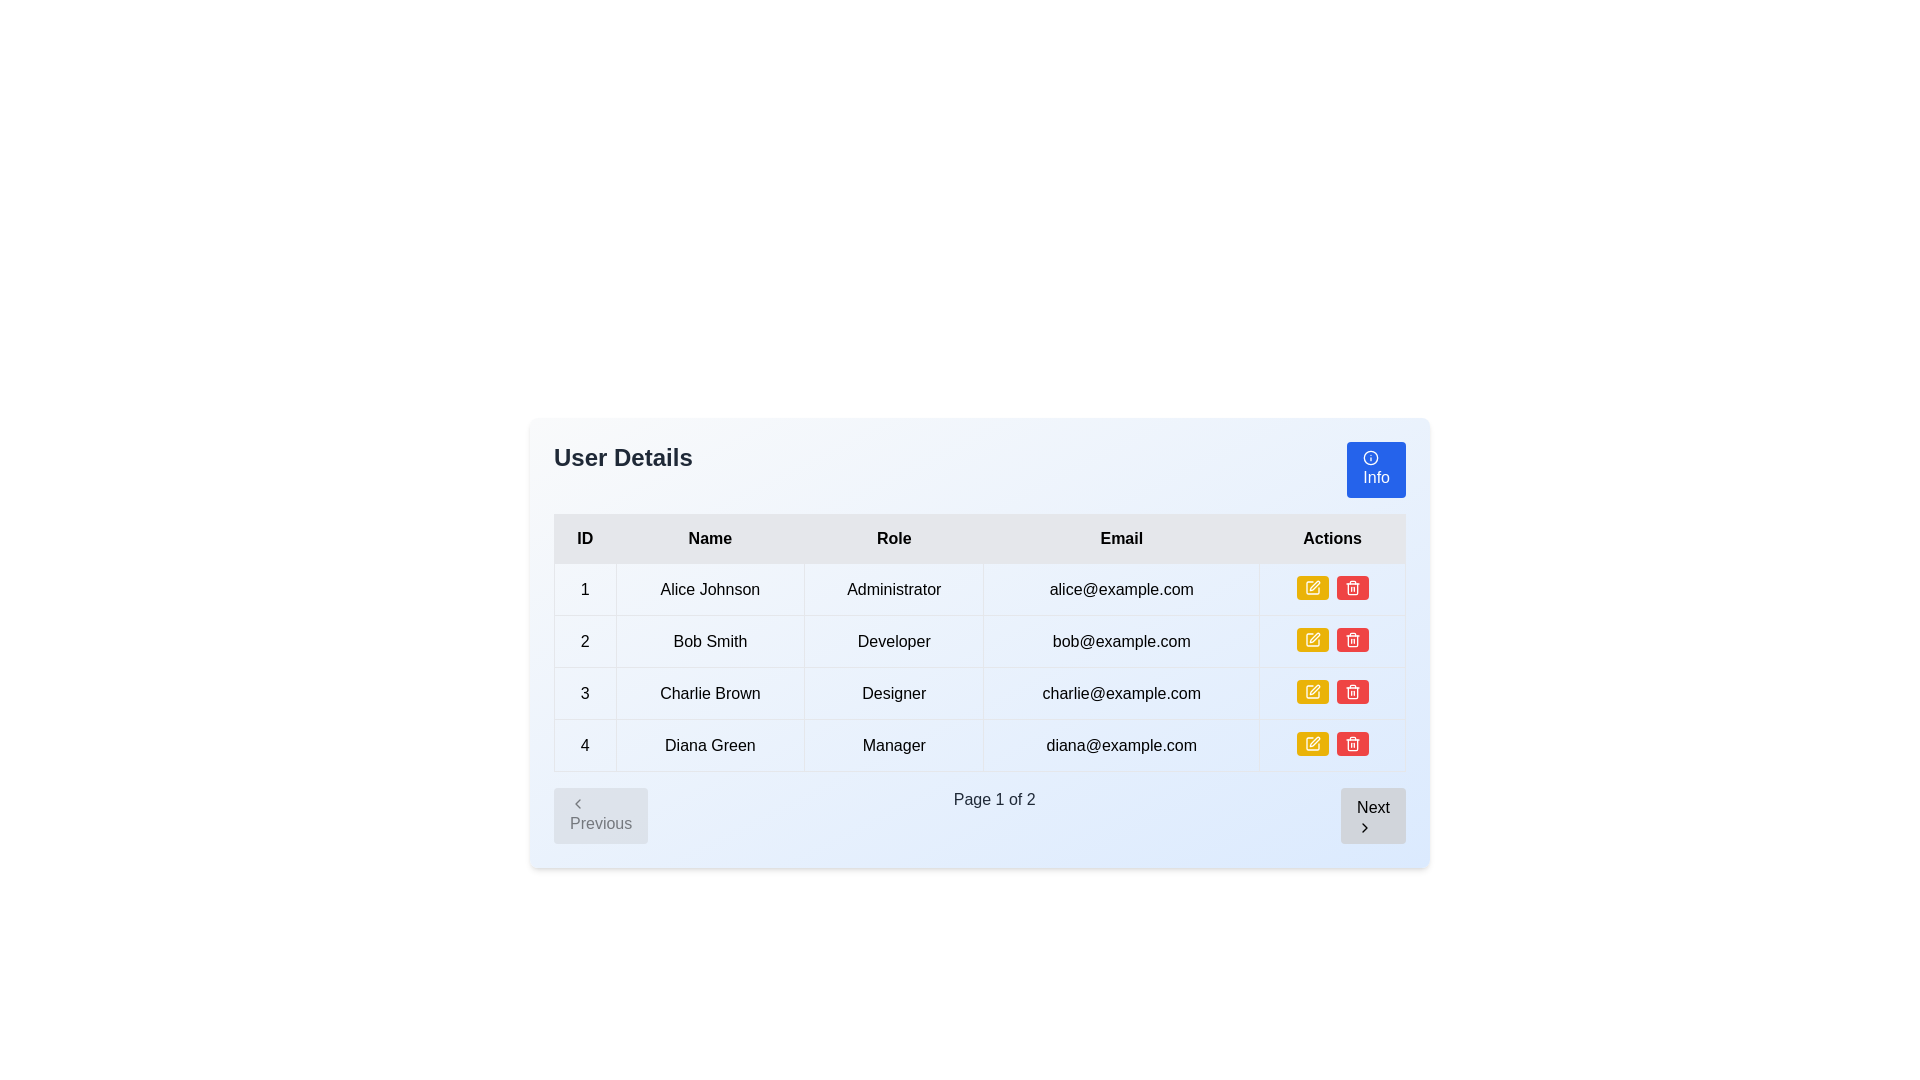 This screenshot has width=1920, height=1080. What do you see at coordinates (1312, 690) in the screenshot?
I see `the compact yellow square button with a pen symbol inside, located in the 'Actions' column of the table under the 'User Details' heading for 'Charlie Brown'` at bounding box center [1312, 690].